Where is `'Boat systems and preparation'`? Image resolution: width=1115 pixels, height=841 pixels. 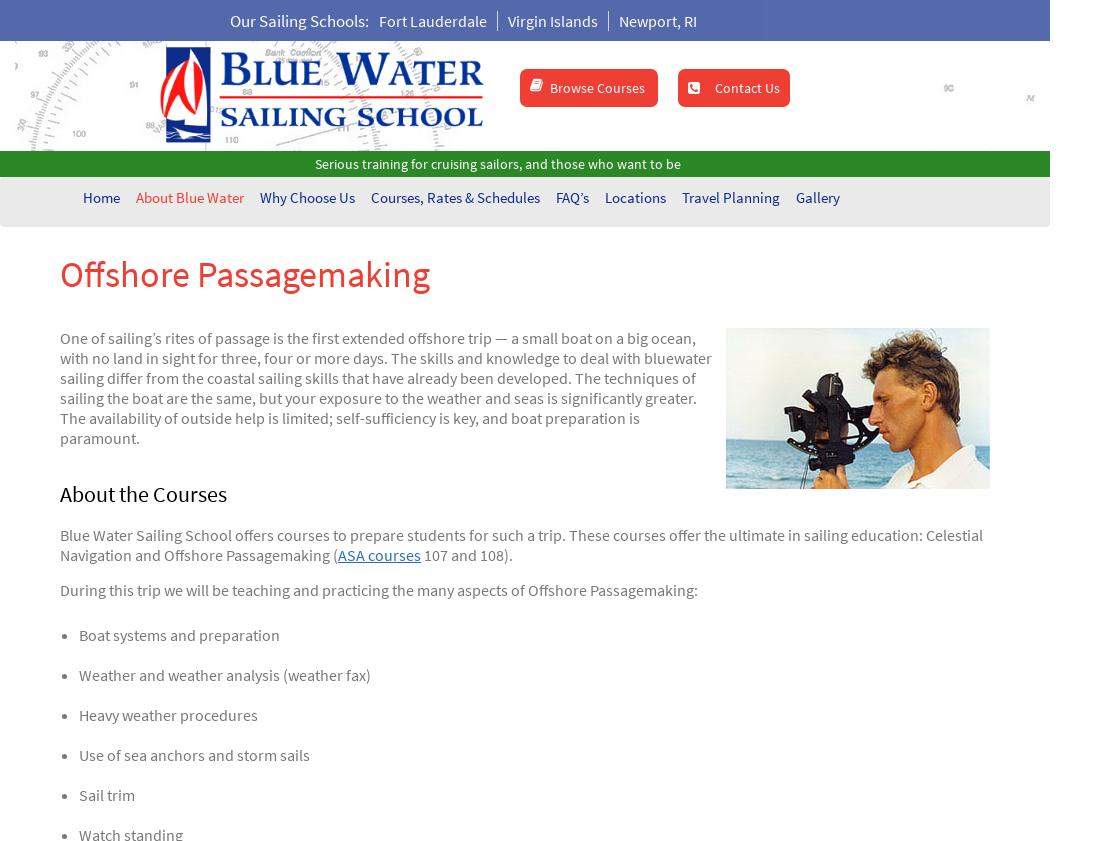 'Boat systems and preparation' is located at coordinates (178, 635).